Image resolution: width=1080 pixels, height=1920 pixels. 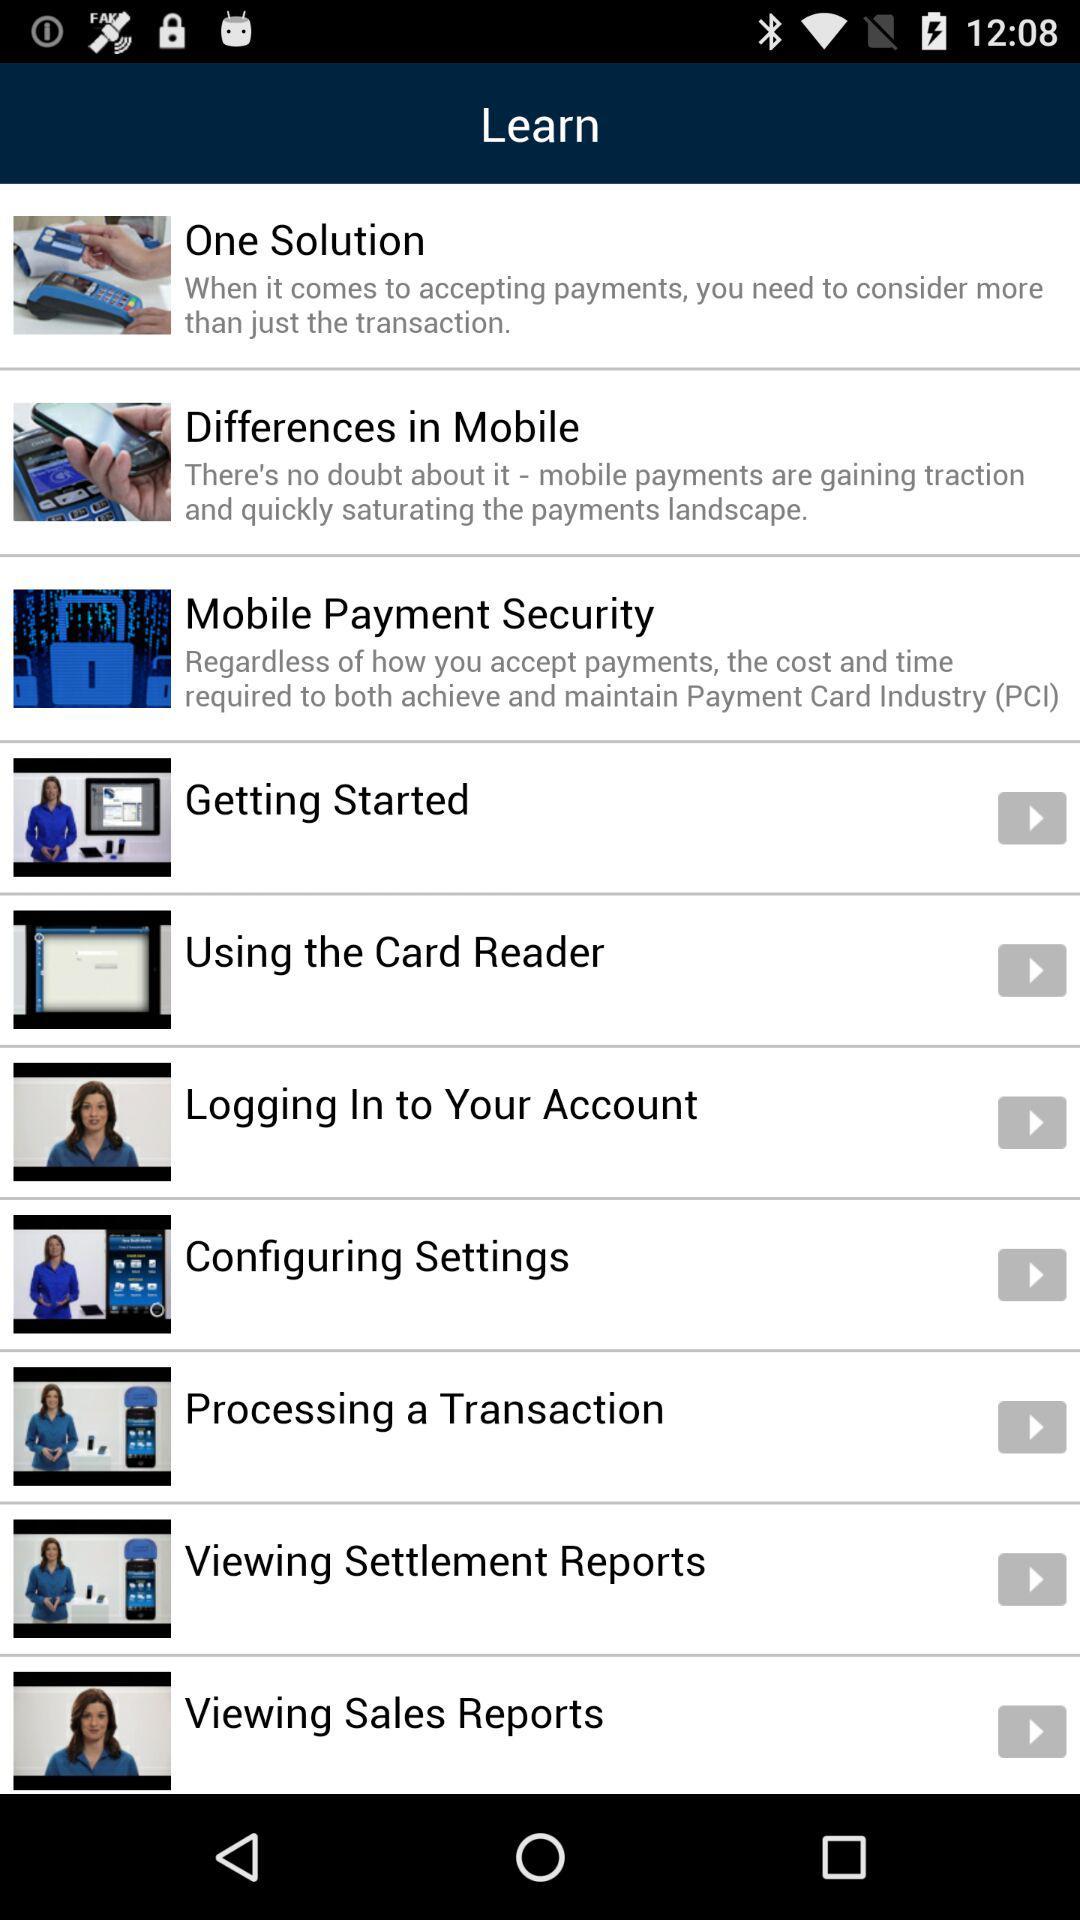 What do you see at coordinates (624, 303) in the screenshot?
I see `the icon above the differences in mobile` at bounding box center [624, 303].